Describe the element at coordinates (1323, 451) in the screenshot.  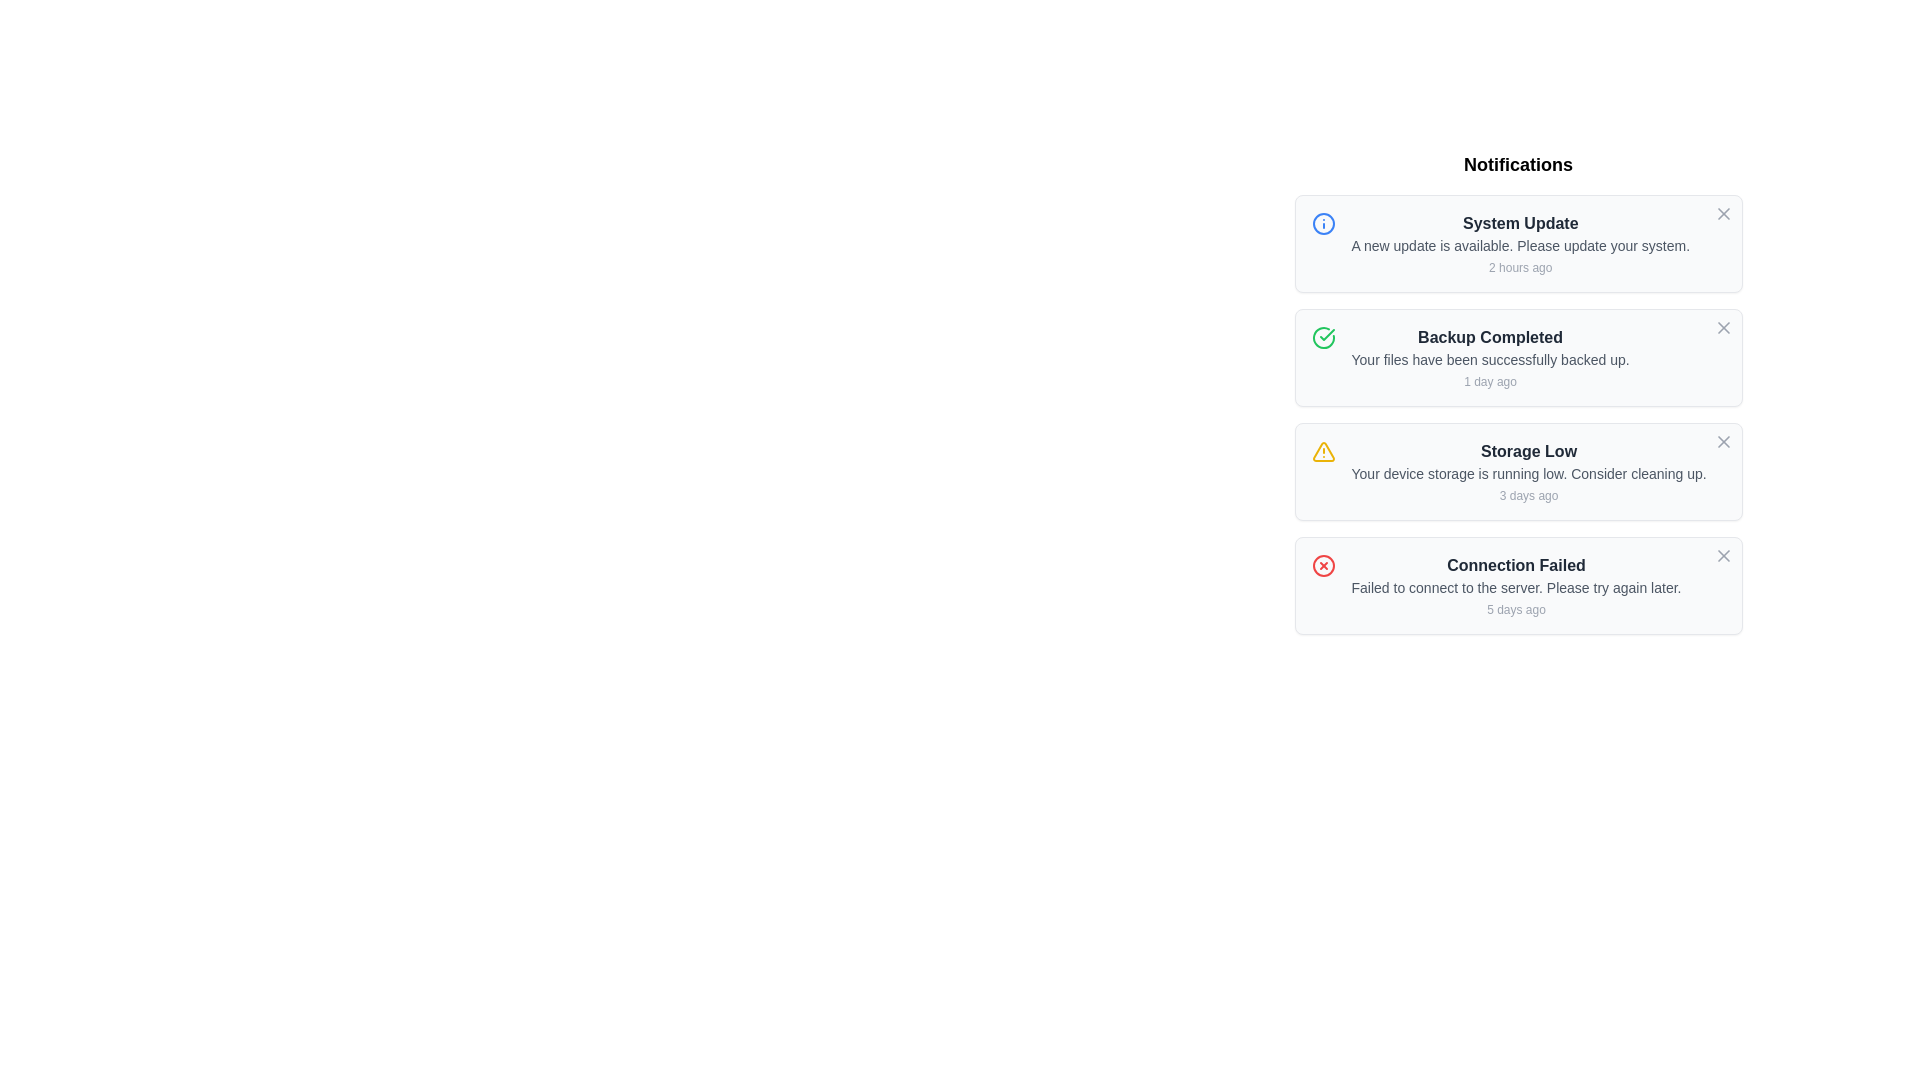
I see `the details regarding the warning status by interacting with the visual warning indicator icon in the 'Storage Low' notification item, which is located in the third row of the notifications list` at that location.